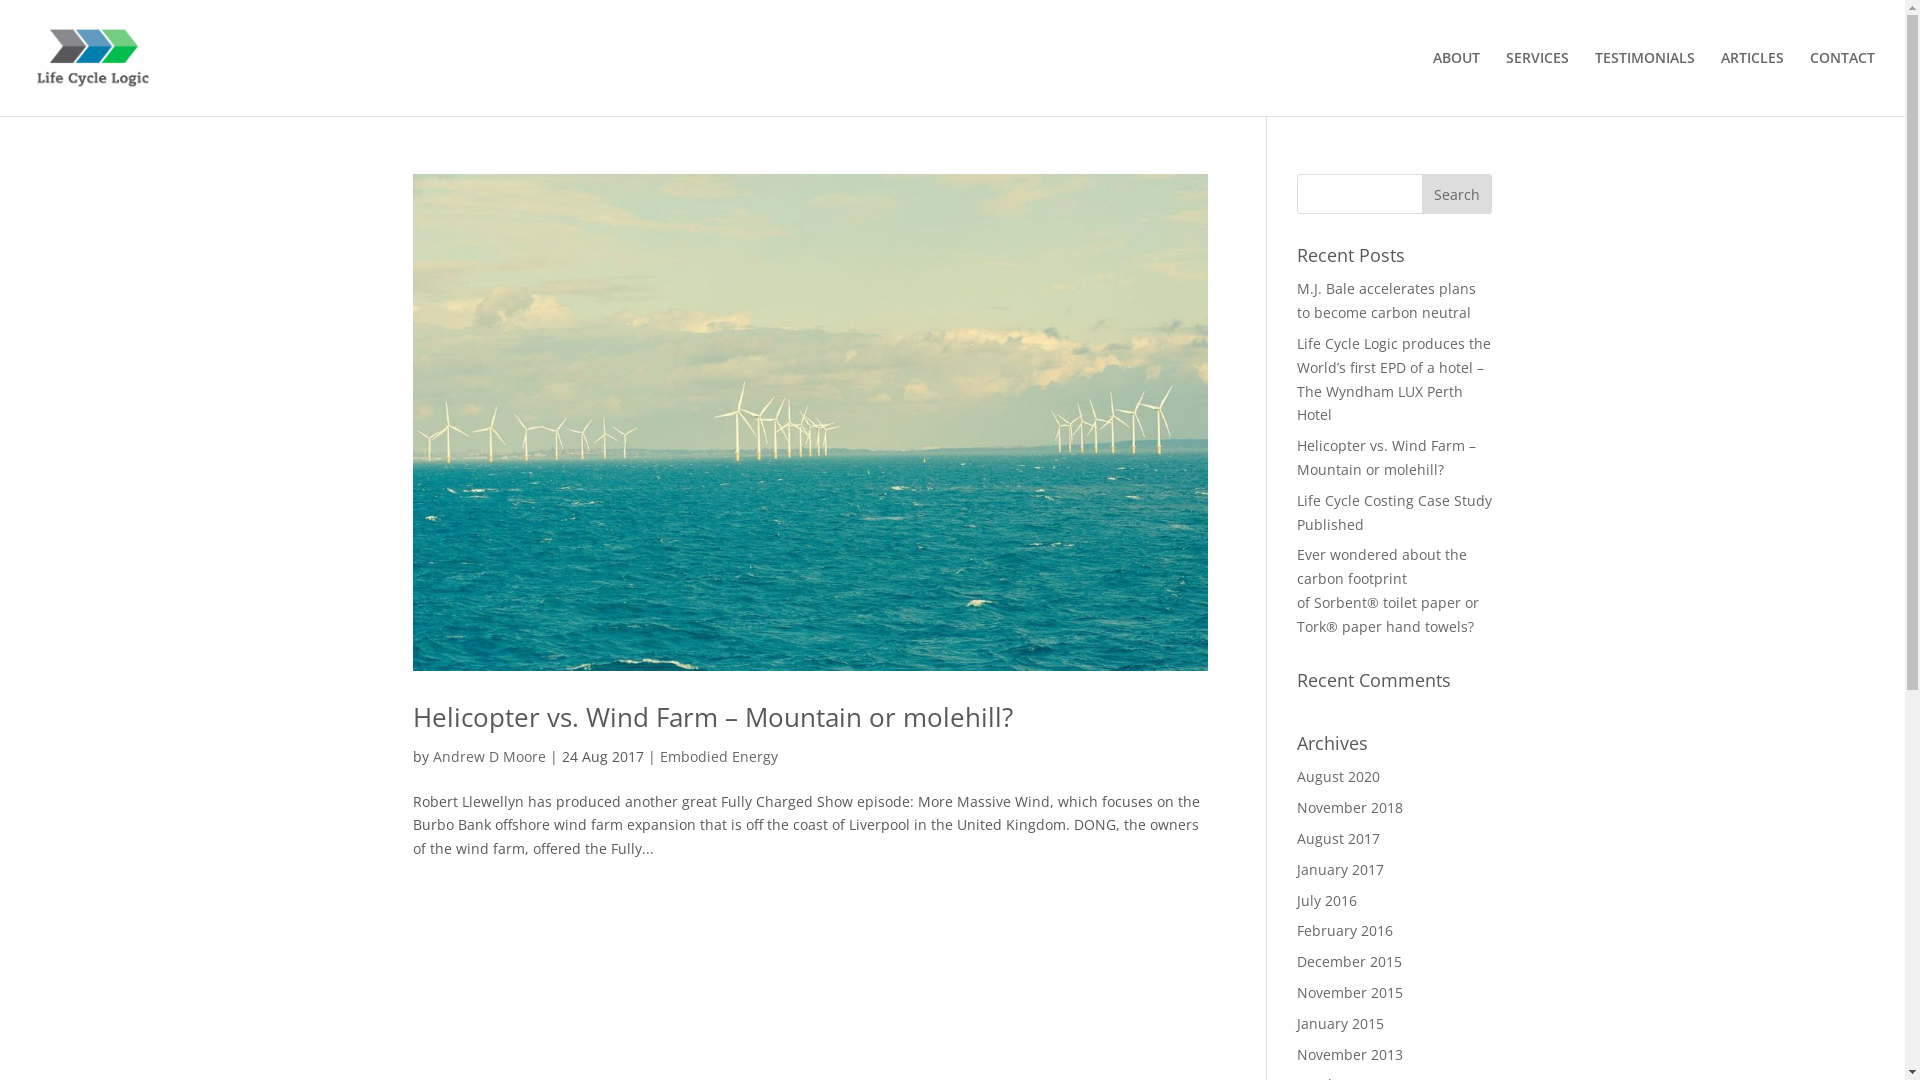 The width and height of the screenshot is (1920, 1080). What do you see at coordinates (1340, 1023) in the screenshot?
I see `'January 2015'` at bounding box center [1340, 1023].